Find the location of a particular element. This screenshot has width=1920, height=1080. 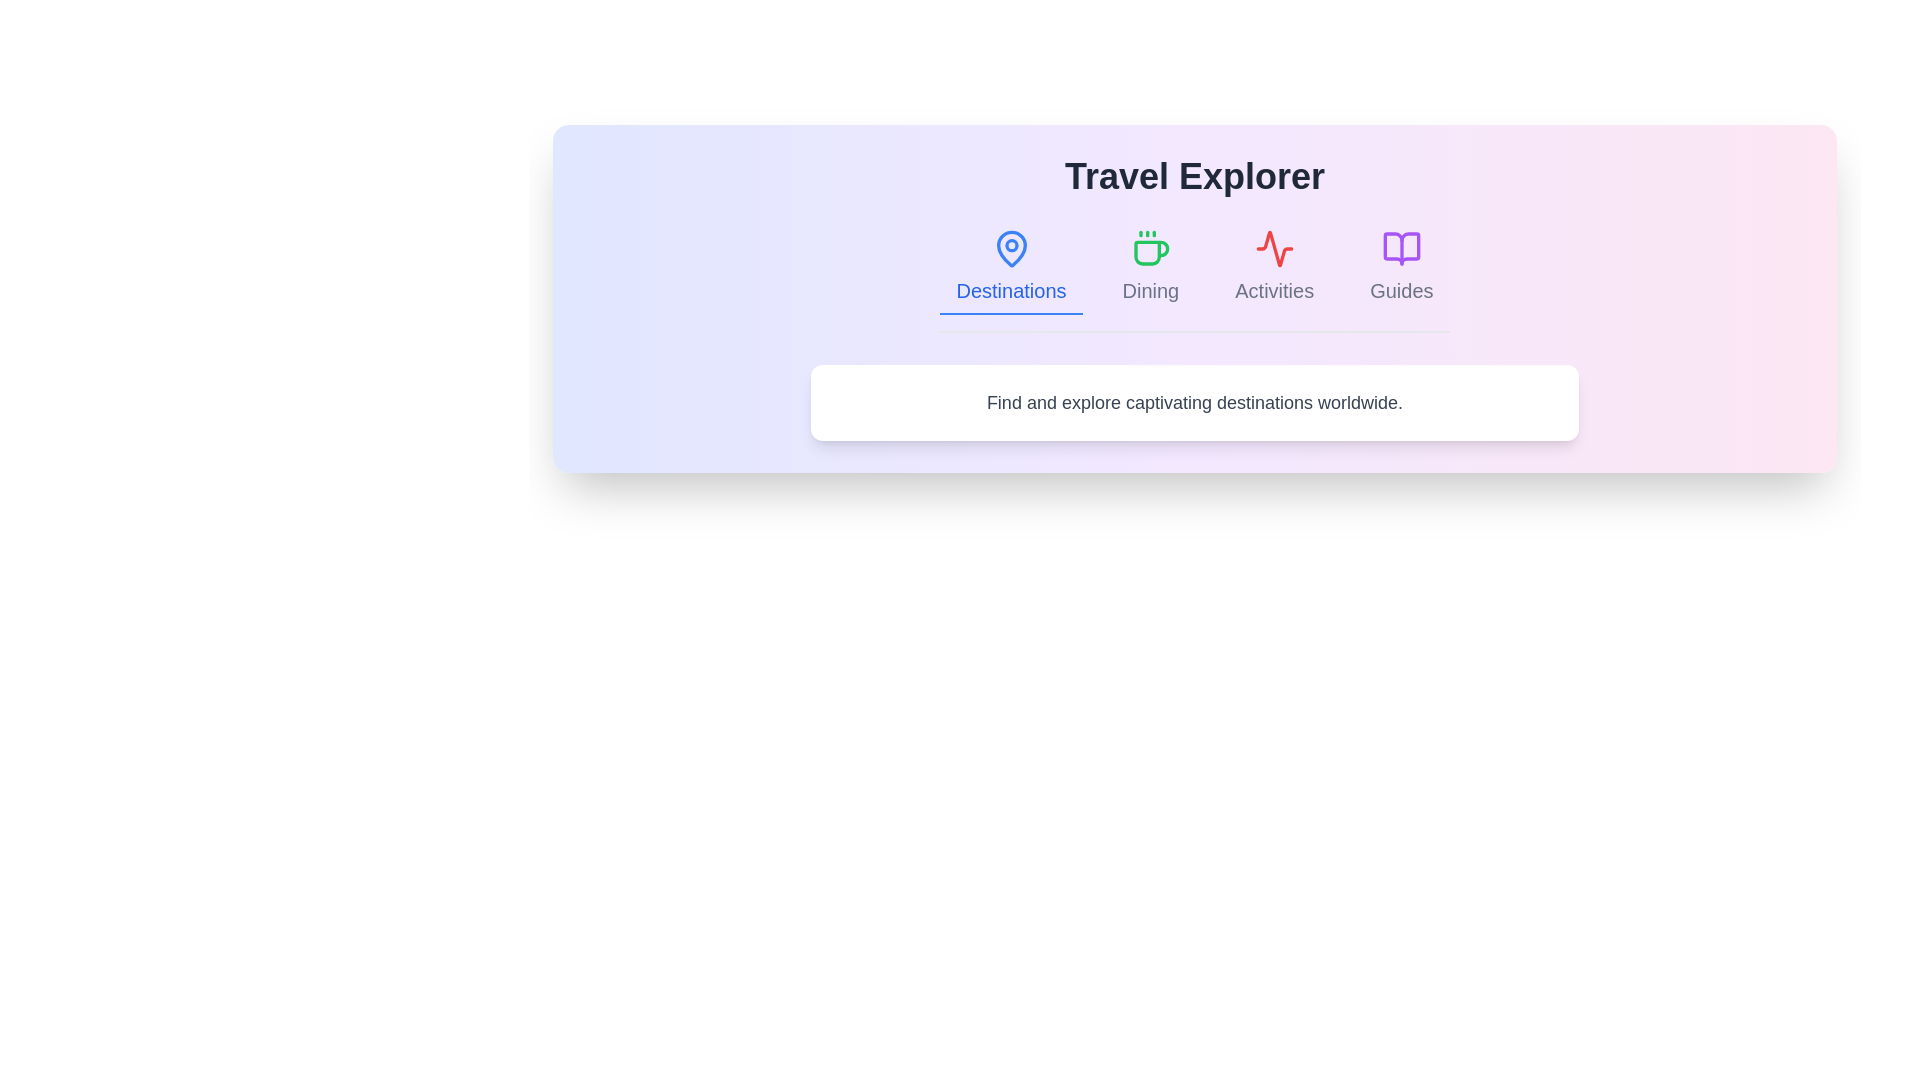

the tab labeled Guides to view its content is located at coordinates (1400, 266).